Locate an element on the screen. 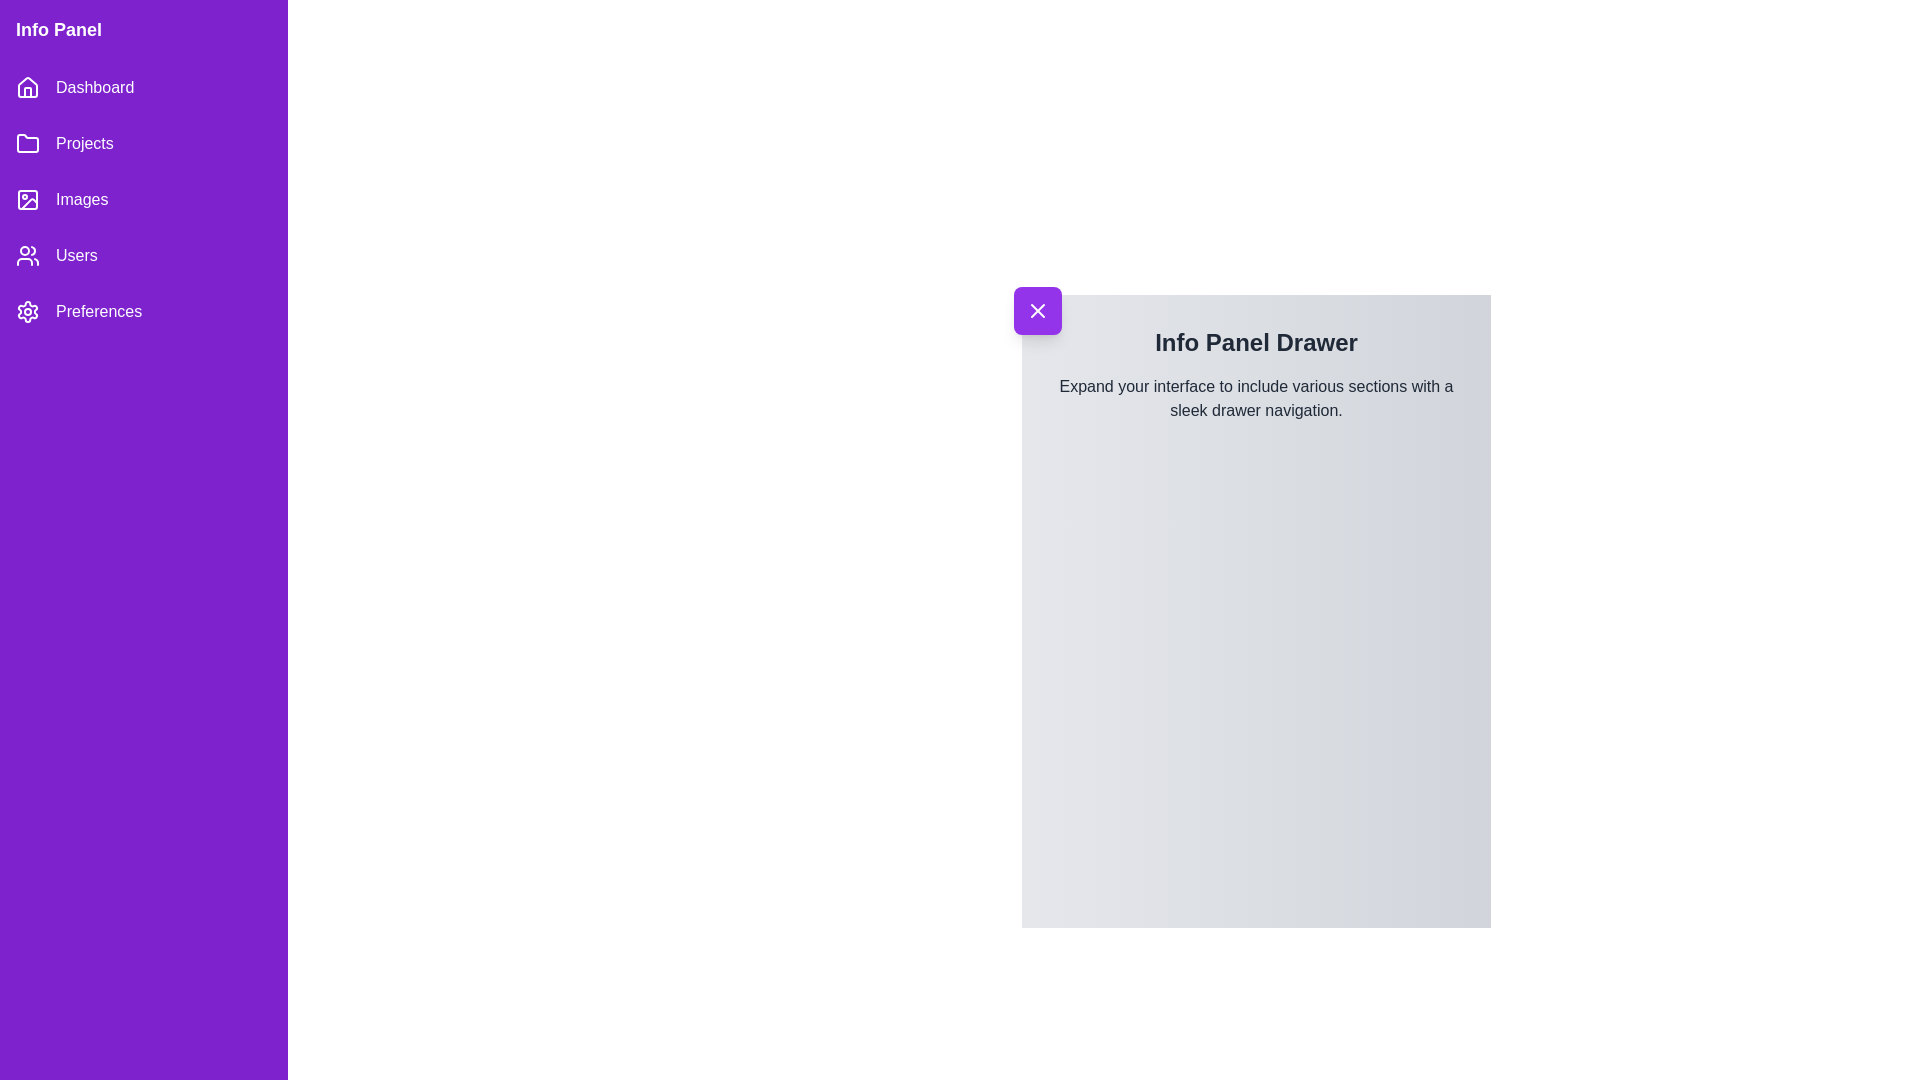 The image size is (1920, 1080). the menu item Preferences to observe its hover effect is located at coordinates (143, 312).